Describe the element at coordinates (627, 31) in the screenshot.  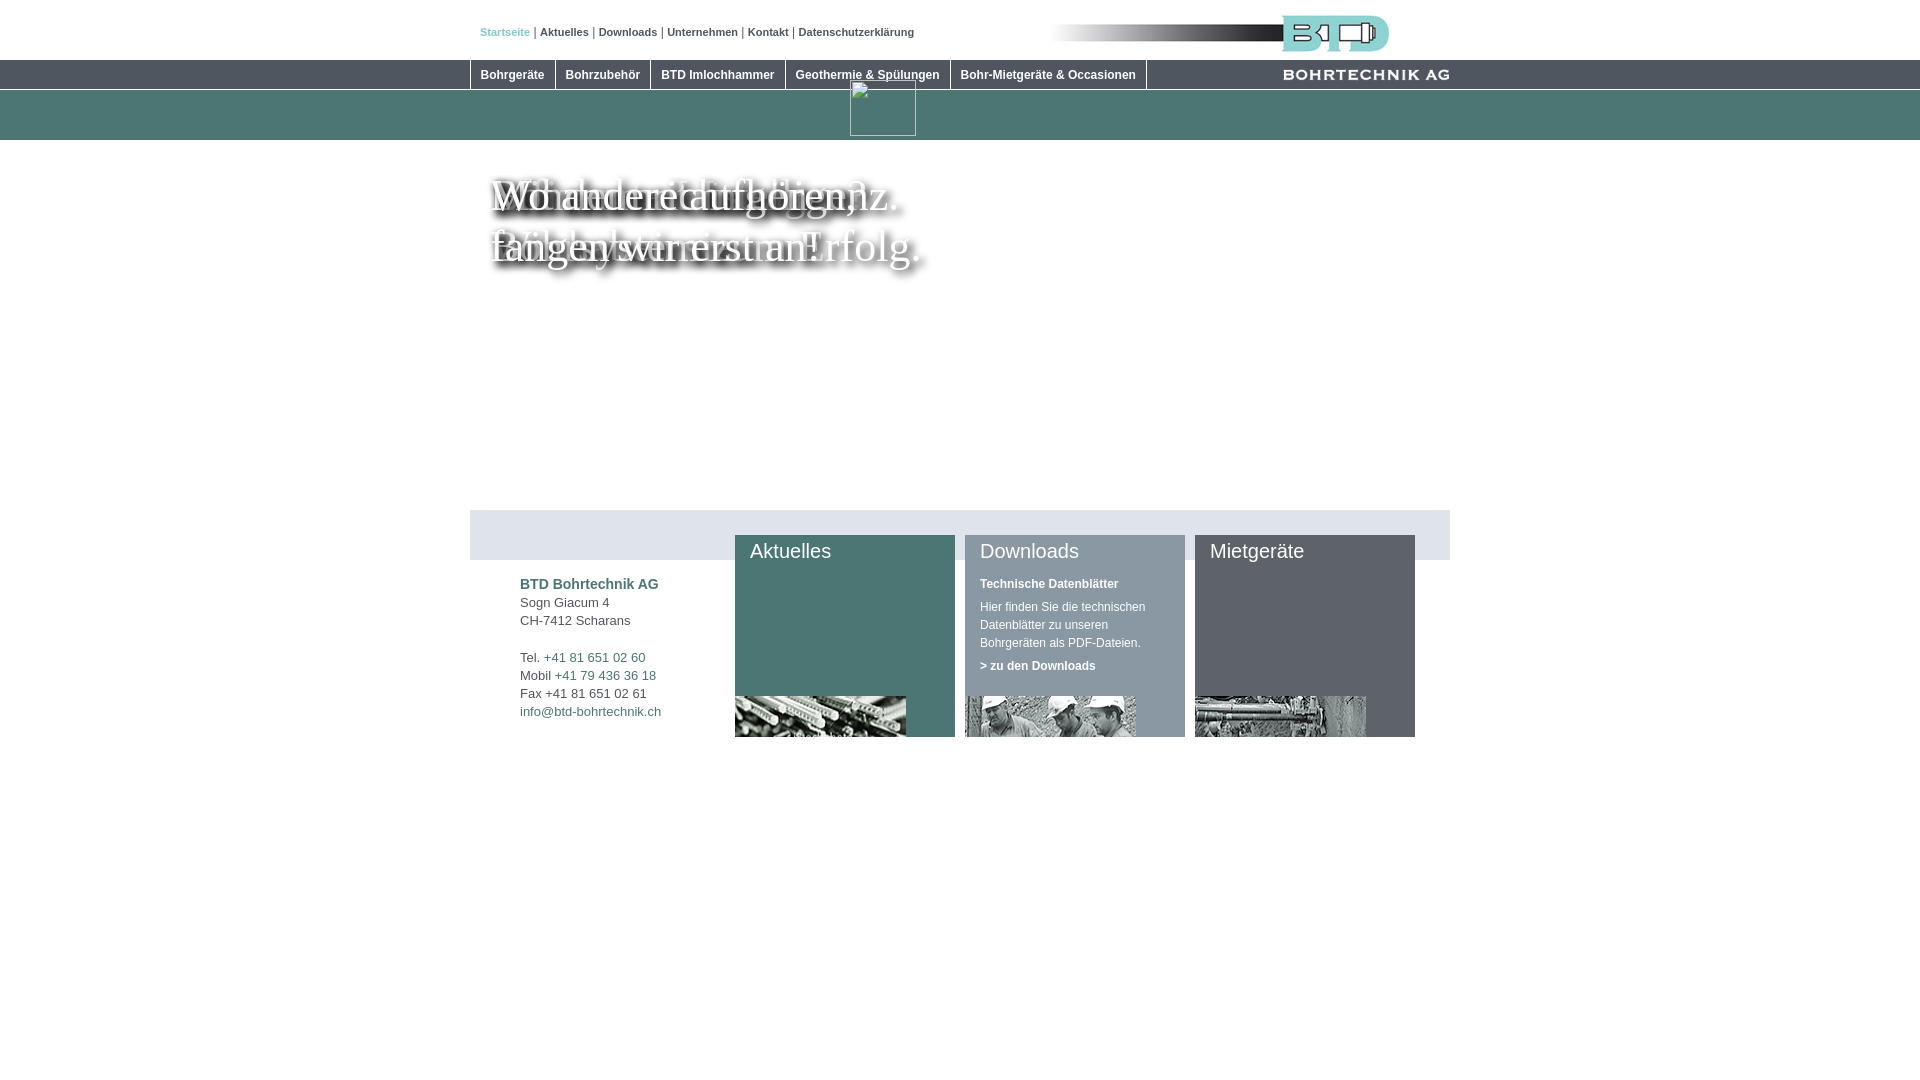
I see `'Downloads'` at that location.